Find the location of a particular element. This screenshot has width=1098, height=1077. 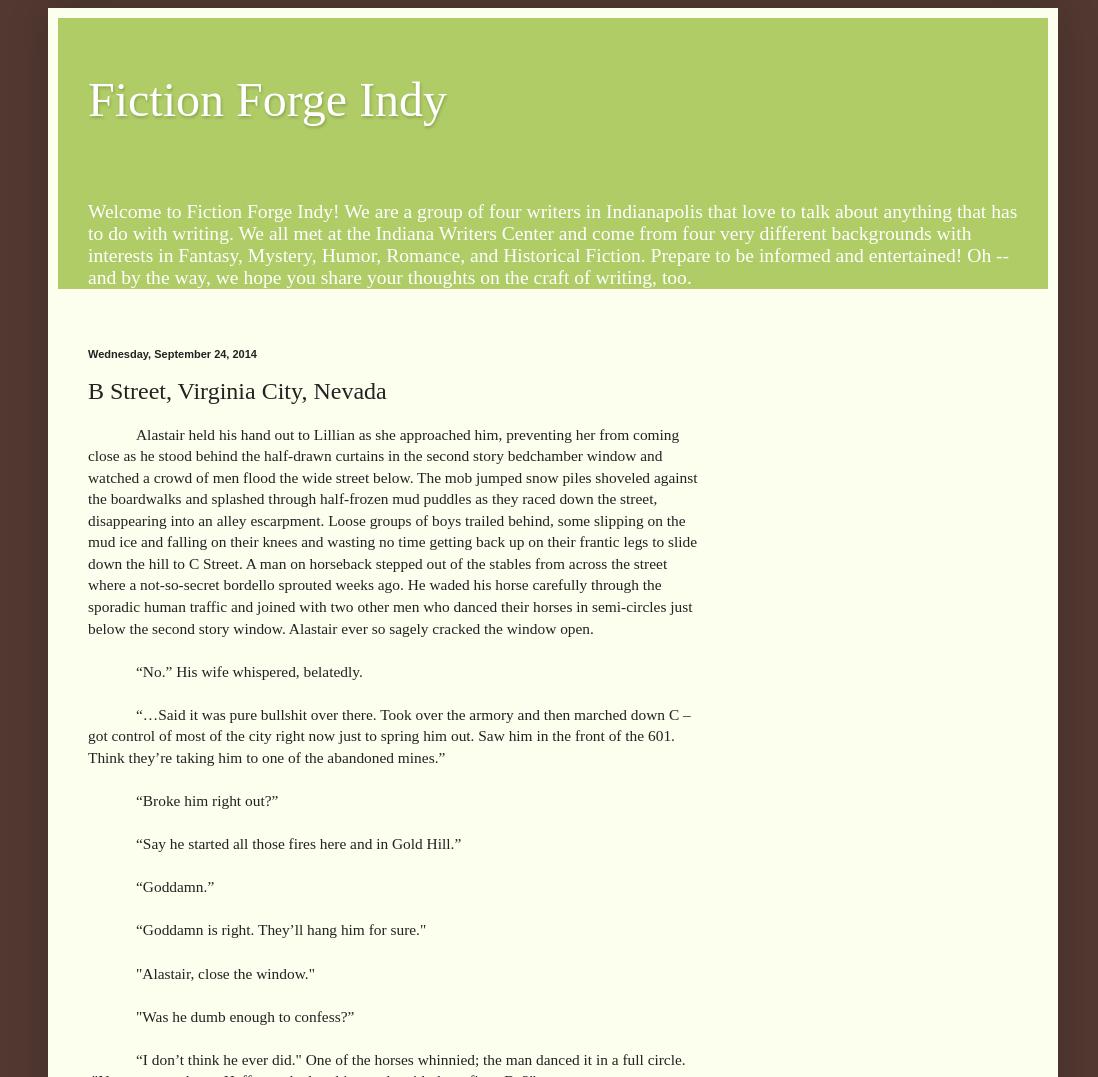

'Welcome to Fiction Forge Indy!  We are a group of four writers in Indianapolis that love to talk about anything that has to do with writing.  We all met at the Indiana Writers Center and come from four very different backgrounds with interests in Fantasy, Mystery, Humor, Romance, and Historical Fiction. Prepare to be informed and entertained! Oh --and by the way, we hope you share your thoughts on the craft of writing, too.' is located at coordinates (551, 243).